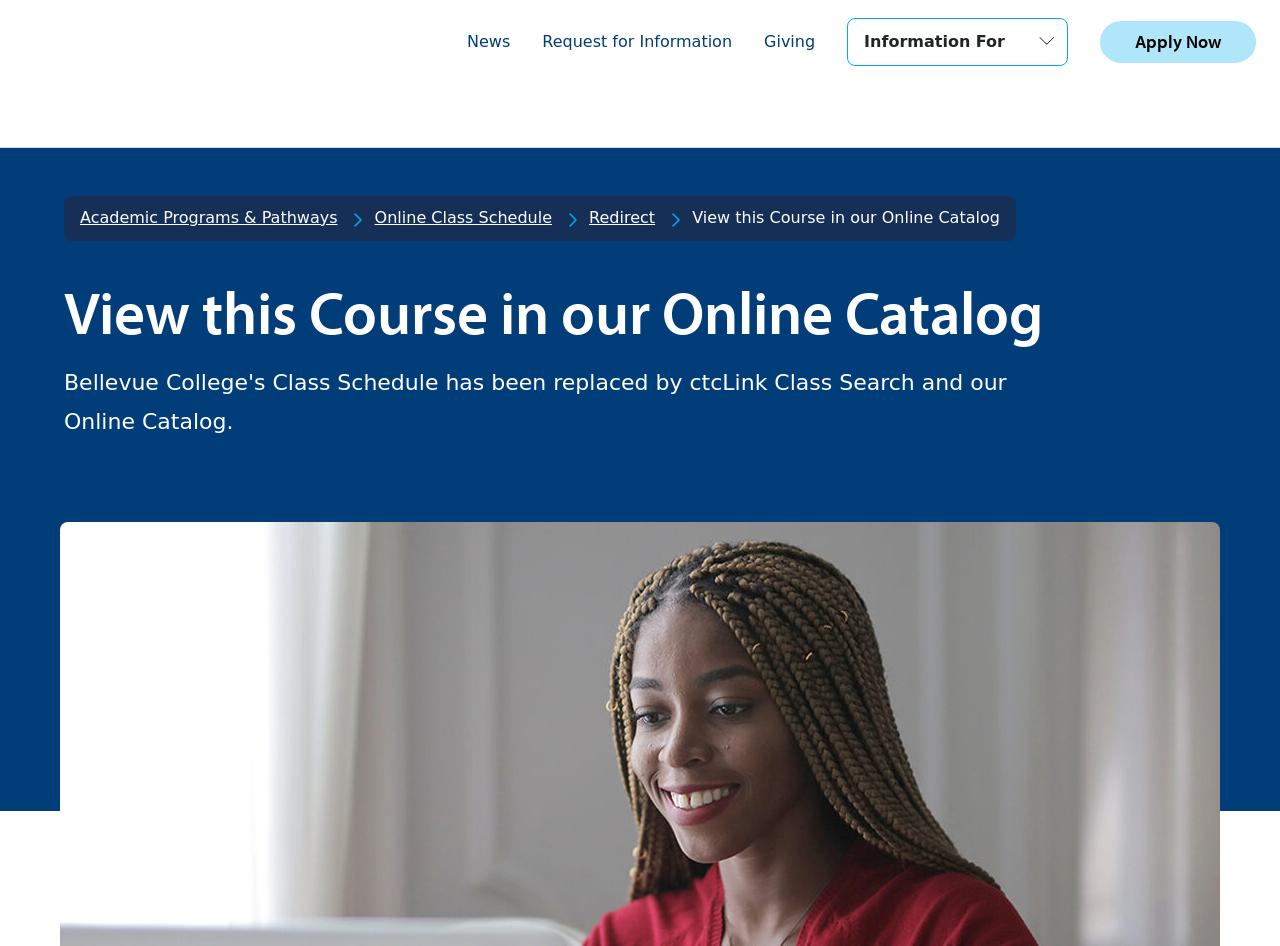 This screenshot has height=946, width=1280. Describe the element at coordinates (178, 433) in the screenshot. I see `'Visit Campus'` at that location.